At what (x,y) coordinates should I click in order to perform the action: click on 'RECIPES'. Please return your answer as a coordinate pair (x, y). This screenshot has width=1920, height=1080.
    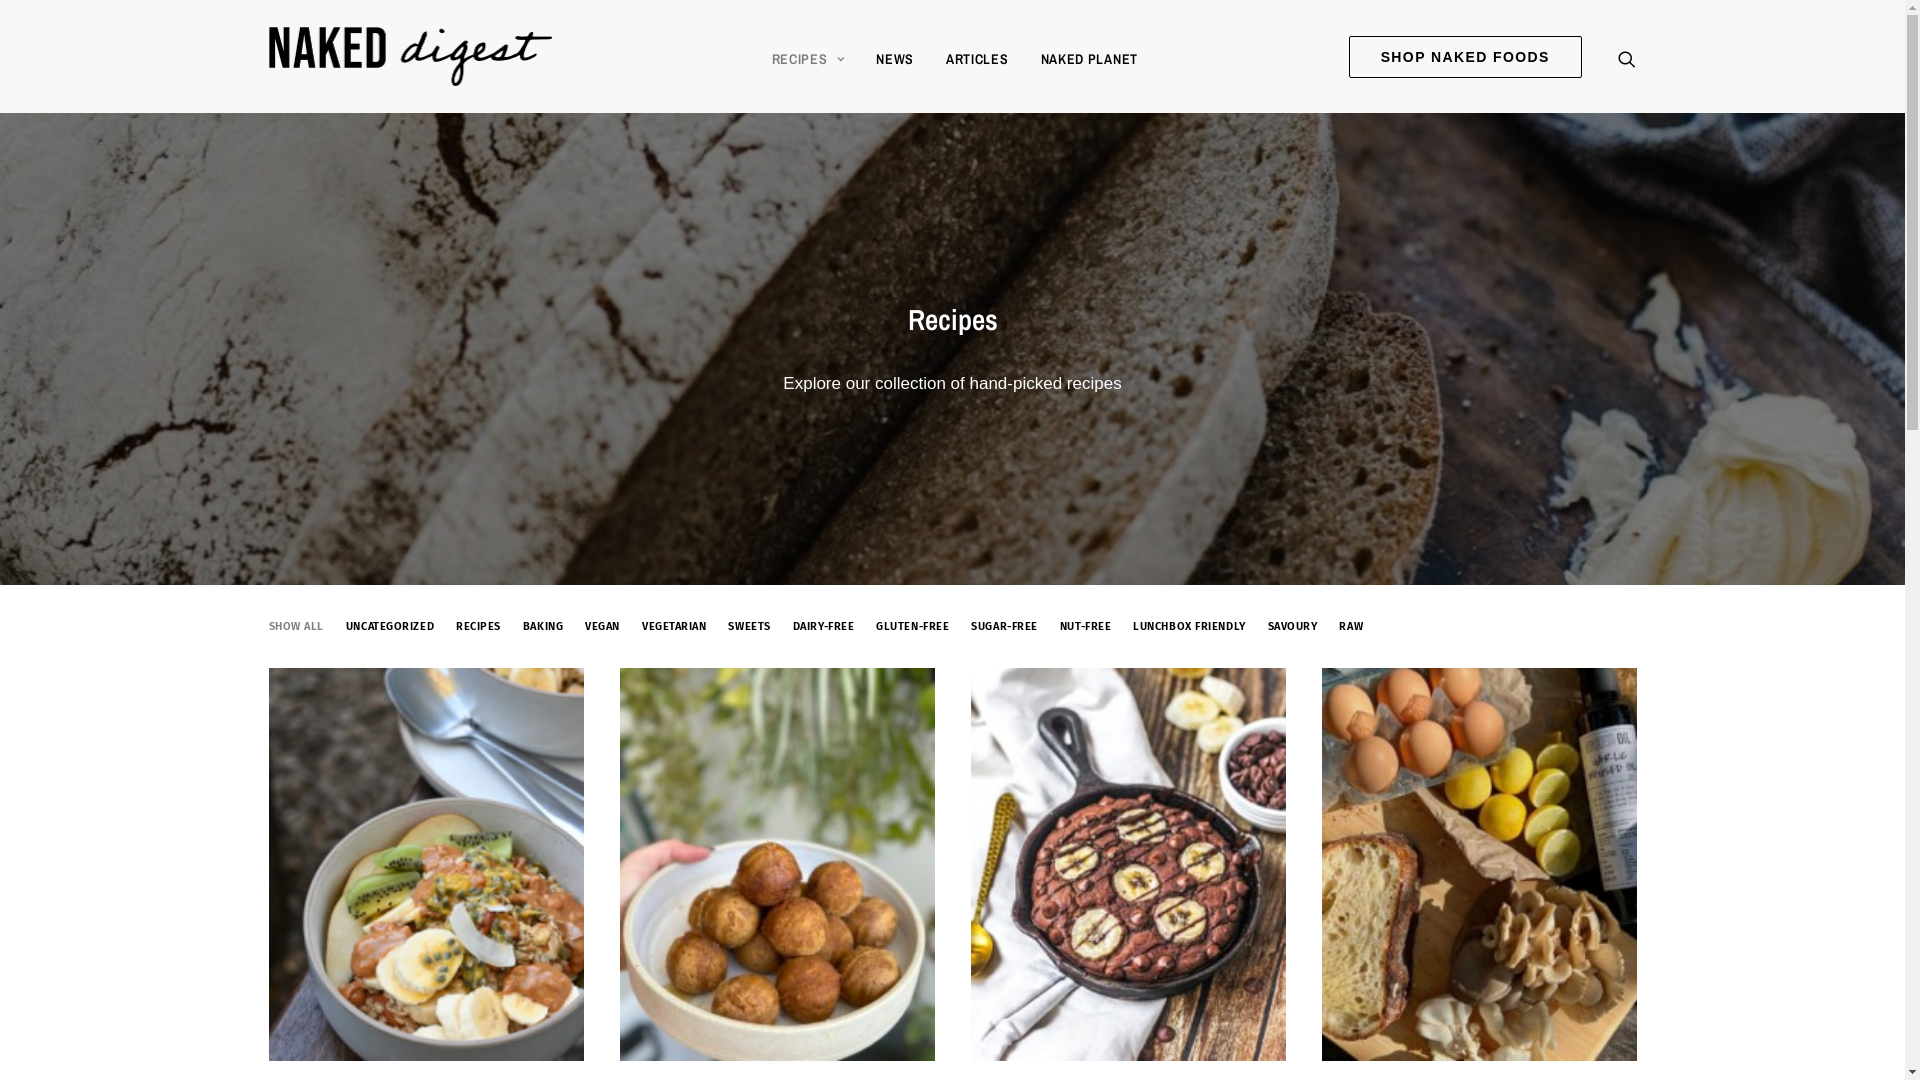
    Looking at the image, I should click on (807, 55).